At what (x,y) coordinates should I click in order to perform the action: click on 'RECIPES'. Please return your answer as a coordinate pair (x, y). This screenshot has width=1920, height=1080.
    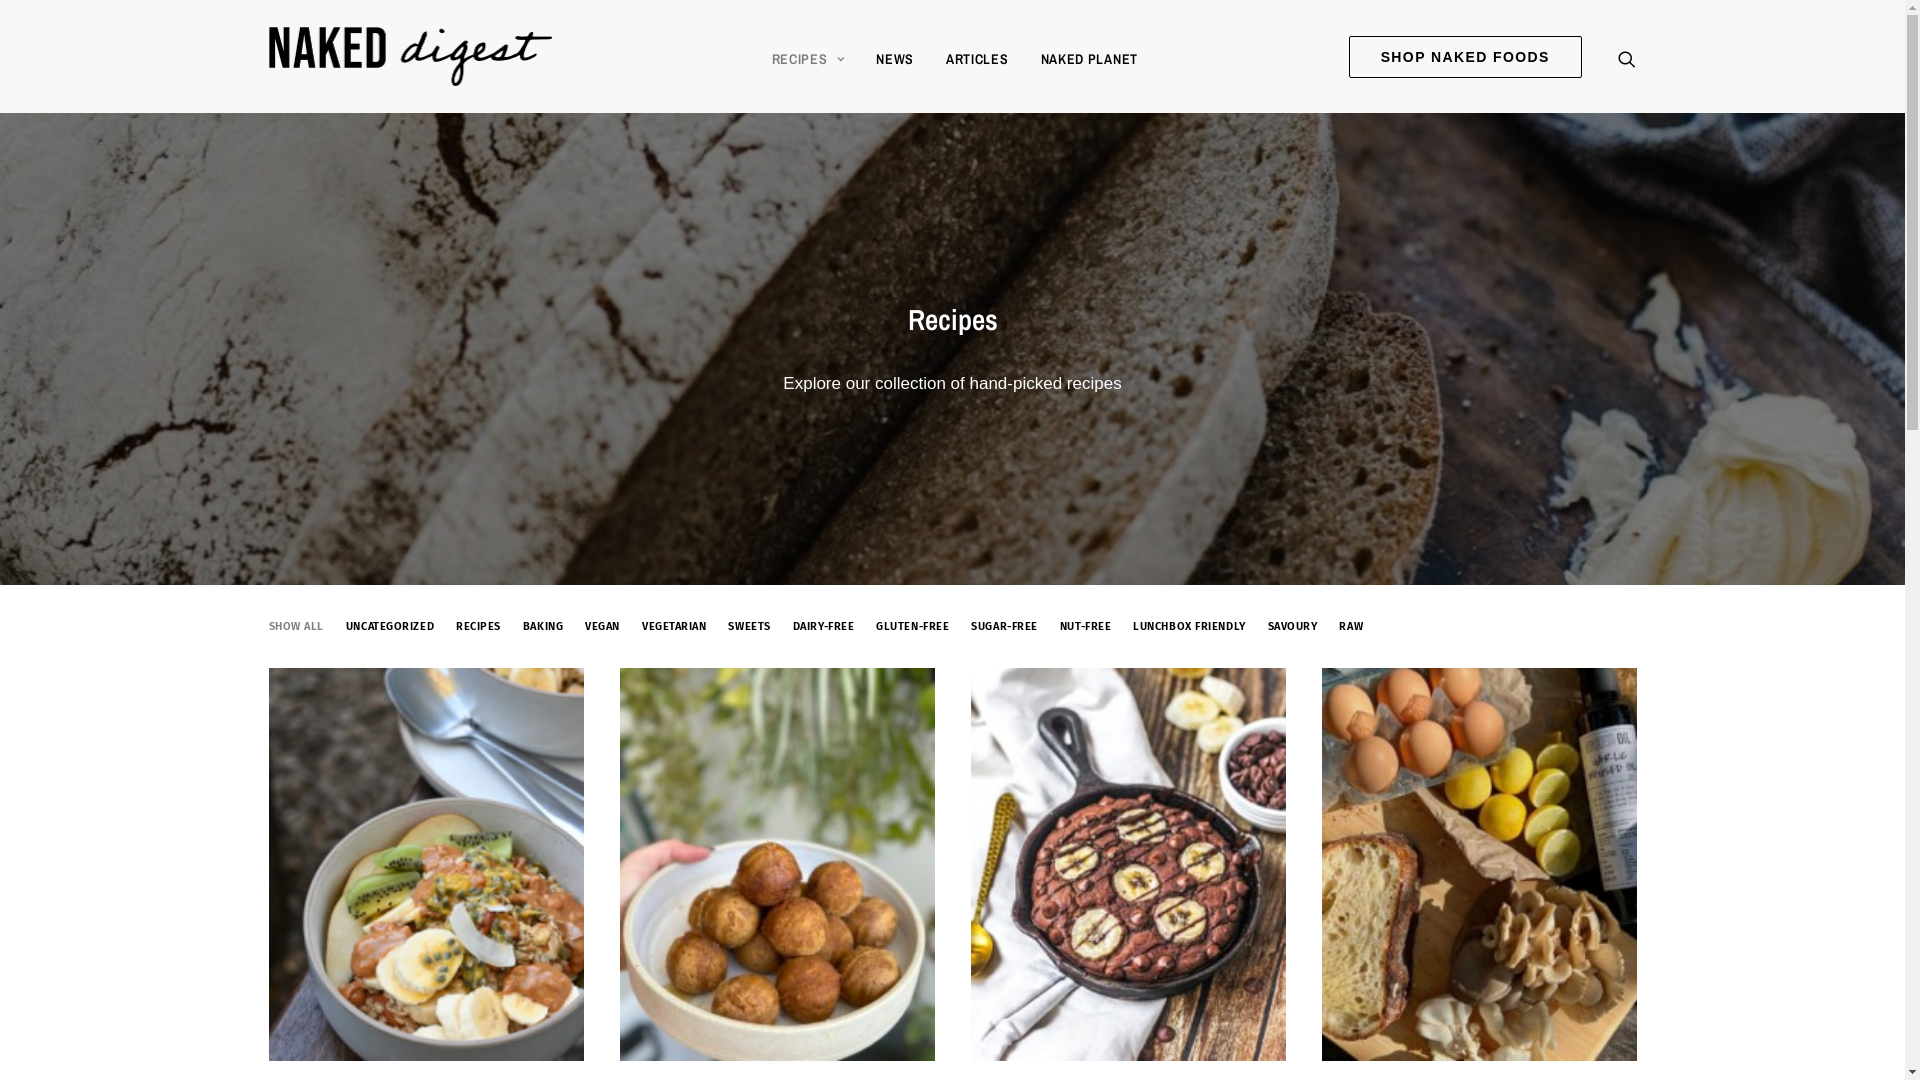
    Looking at the image, I should click on (807, 55).